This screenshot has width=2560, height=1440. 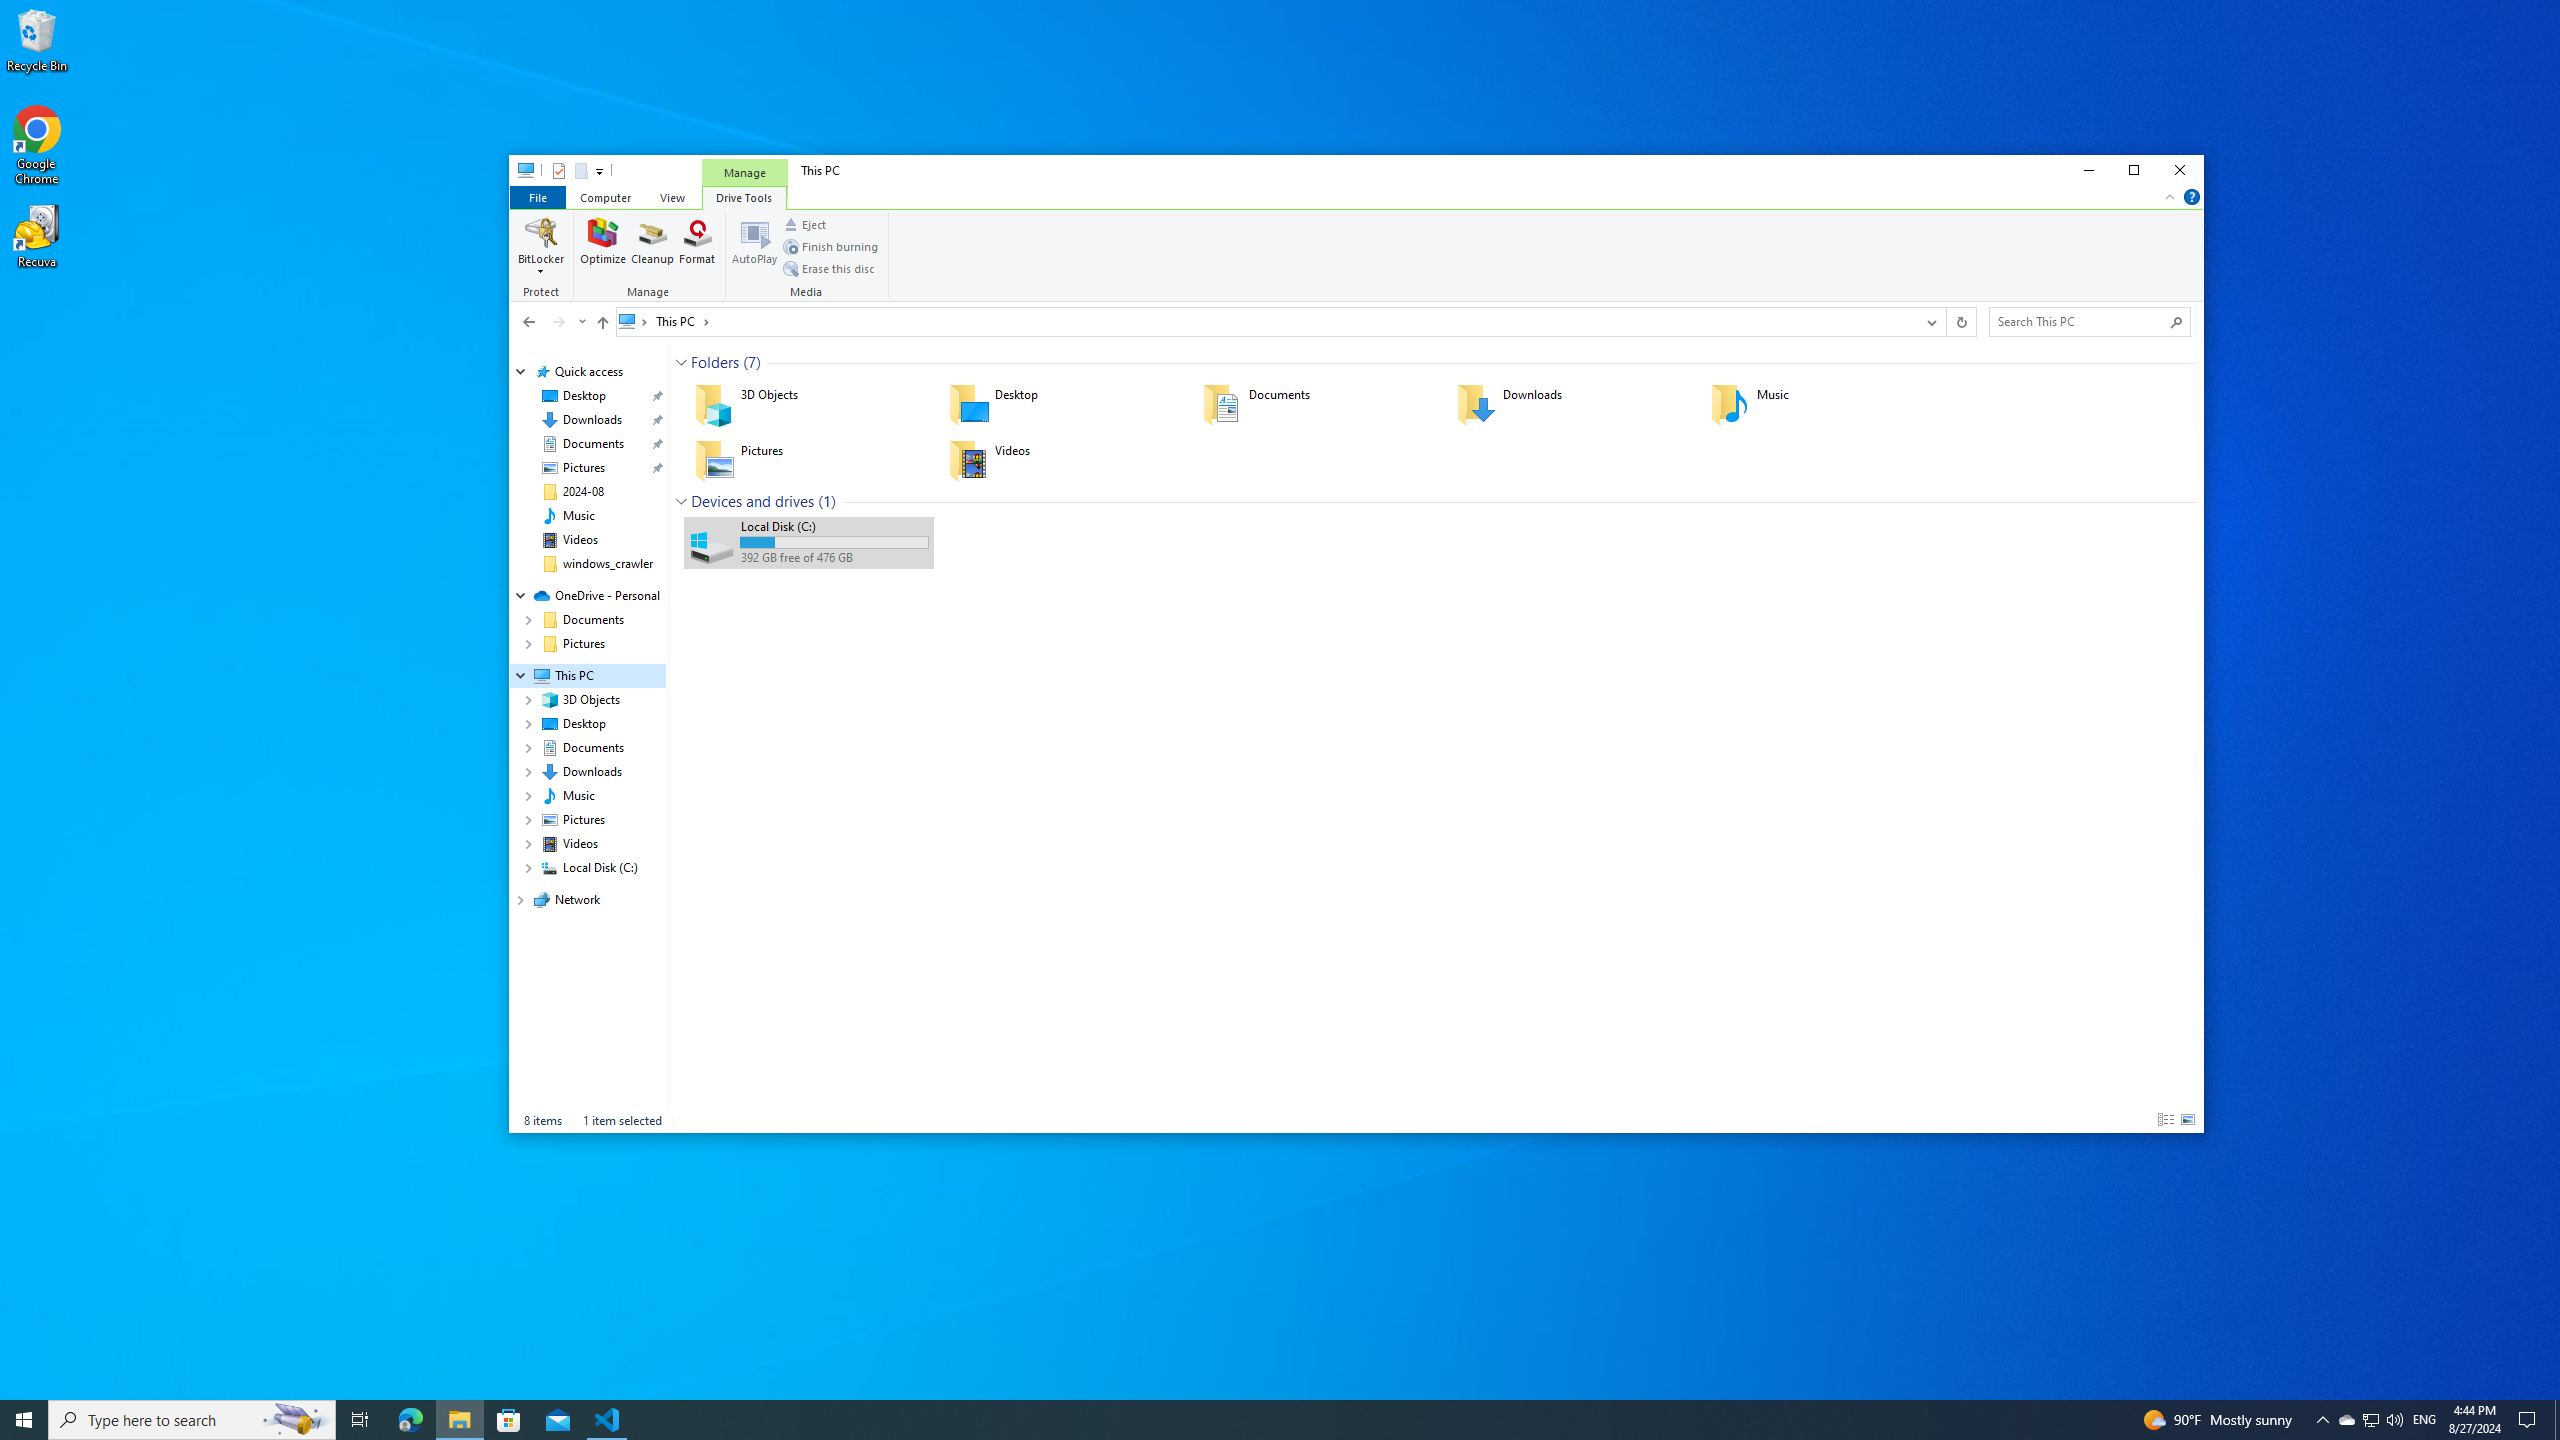 I want to click on 'Drive Tools', so click(x=742, y=196).